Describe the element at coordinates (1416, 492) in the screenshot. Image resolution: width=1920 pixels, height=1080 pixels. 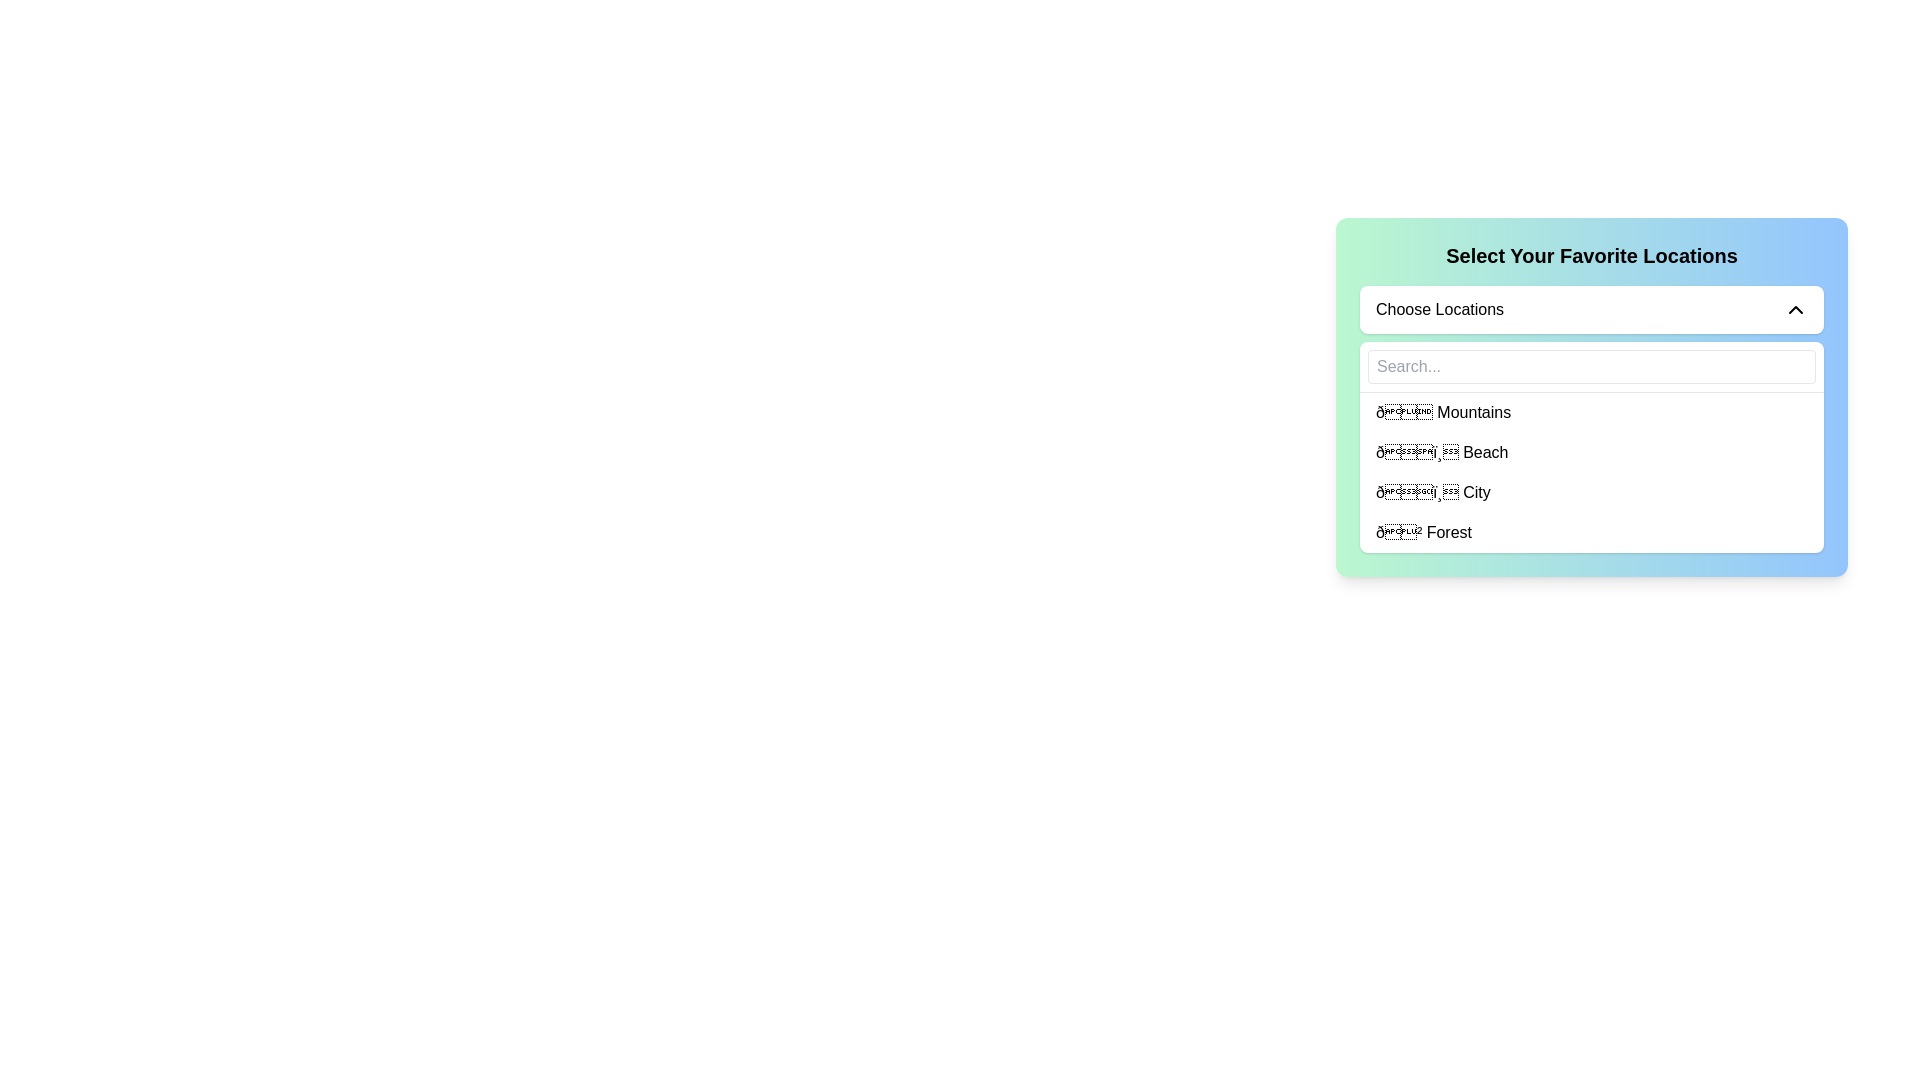
I see `the static icon representing the 'City' option in the location selection list within the modal titled 'Select Your Favorite Locations'` at that location.